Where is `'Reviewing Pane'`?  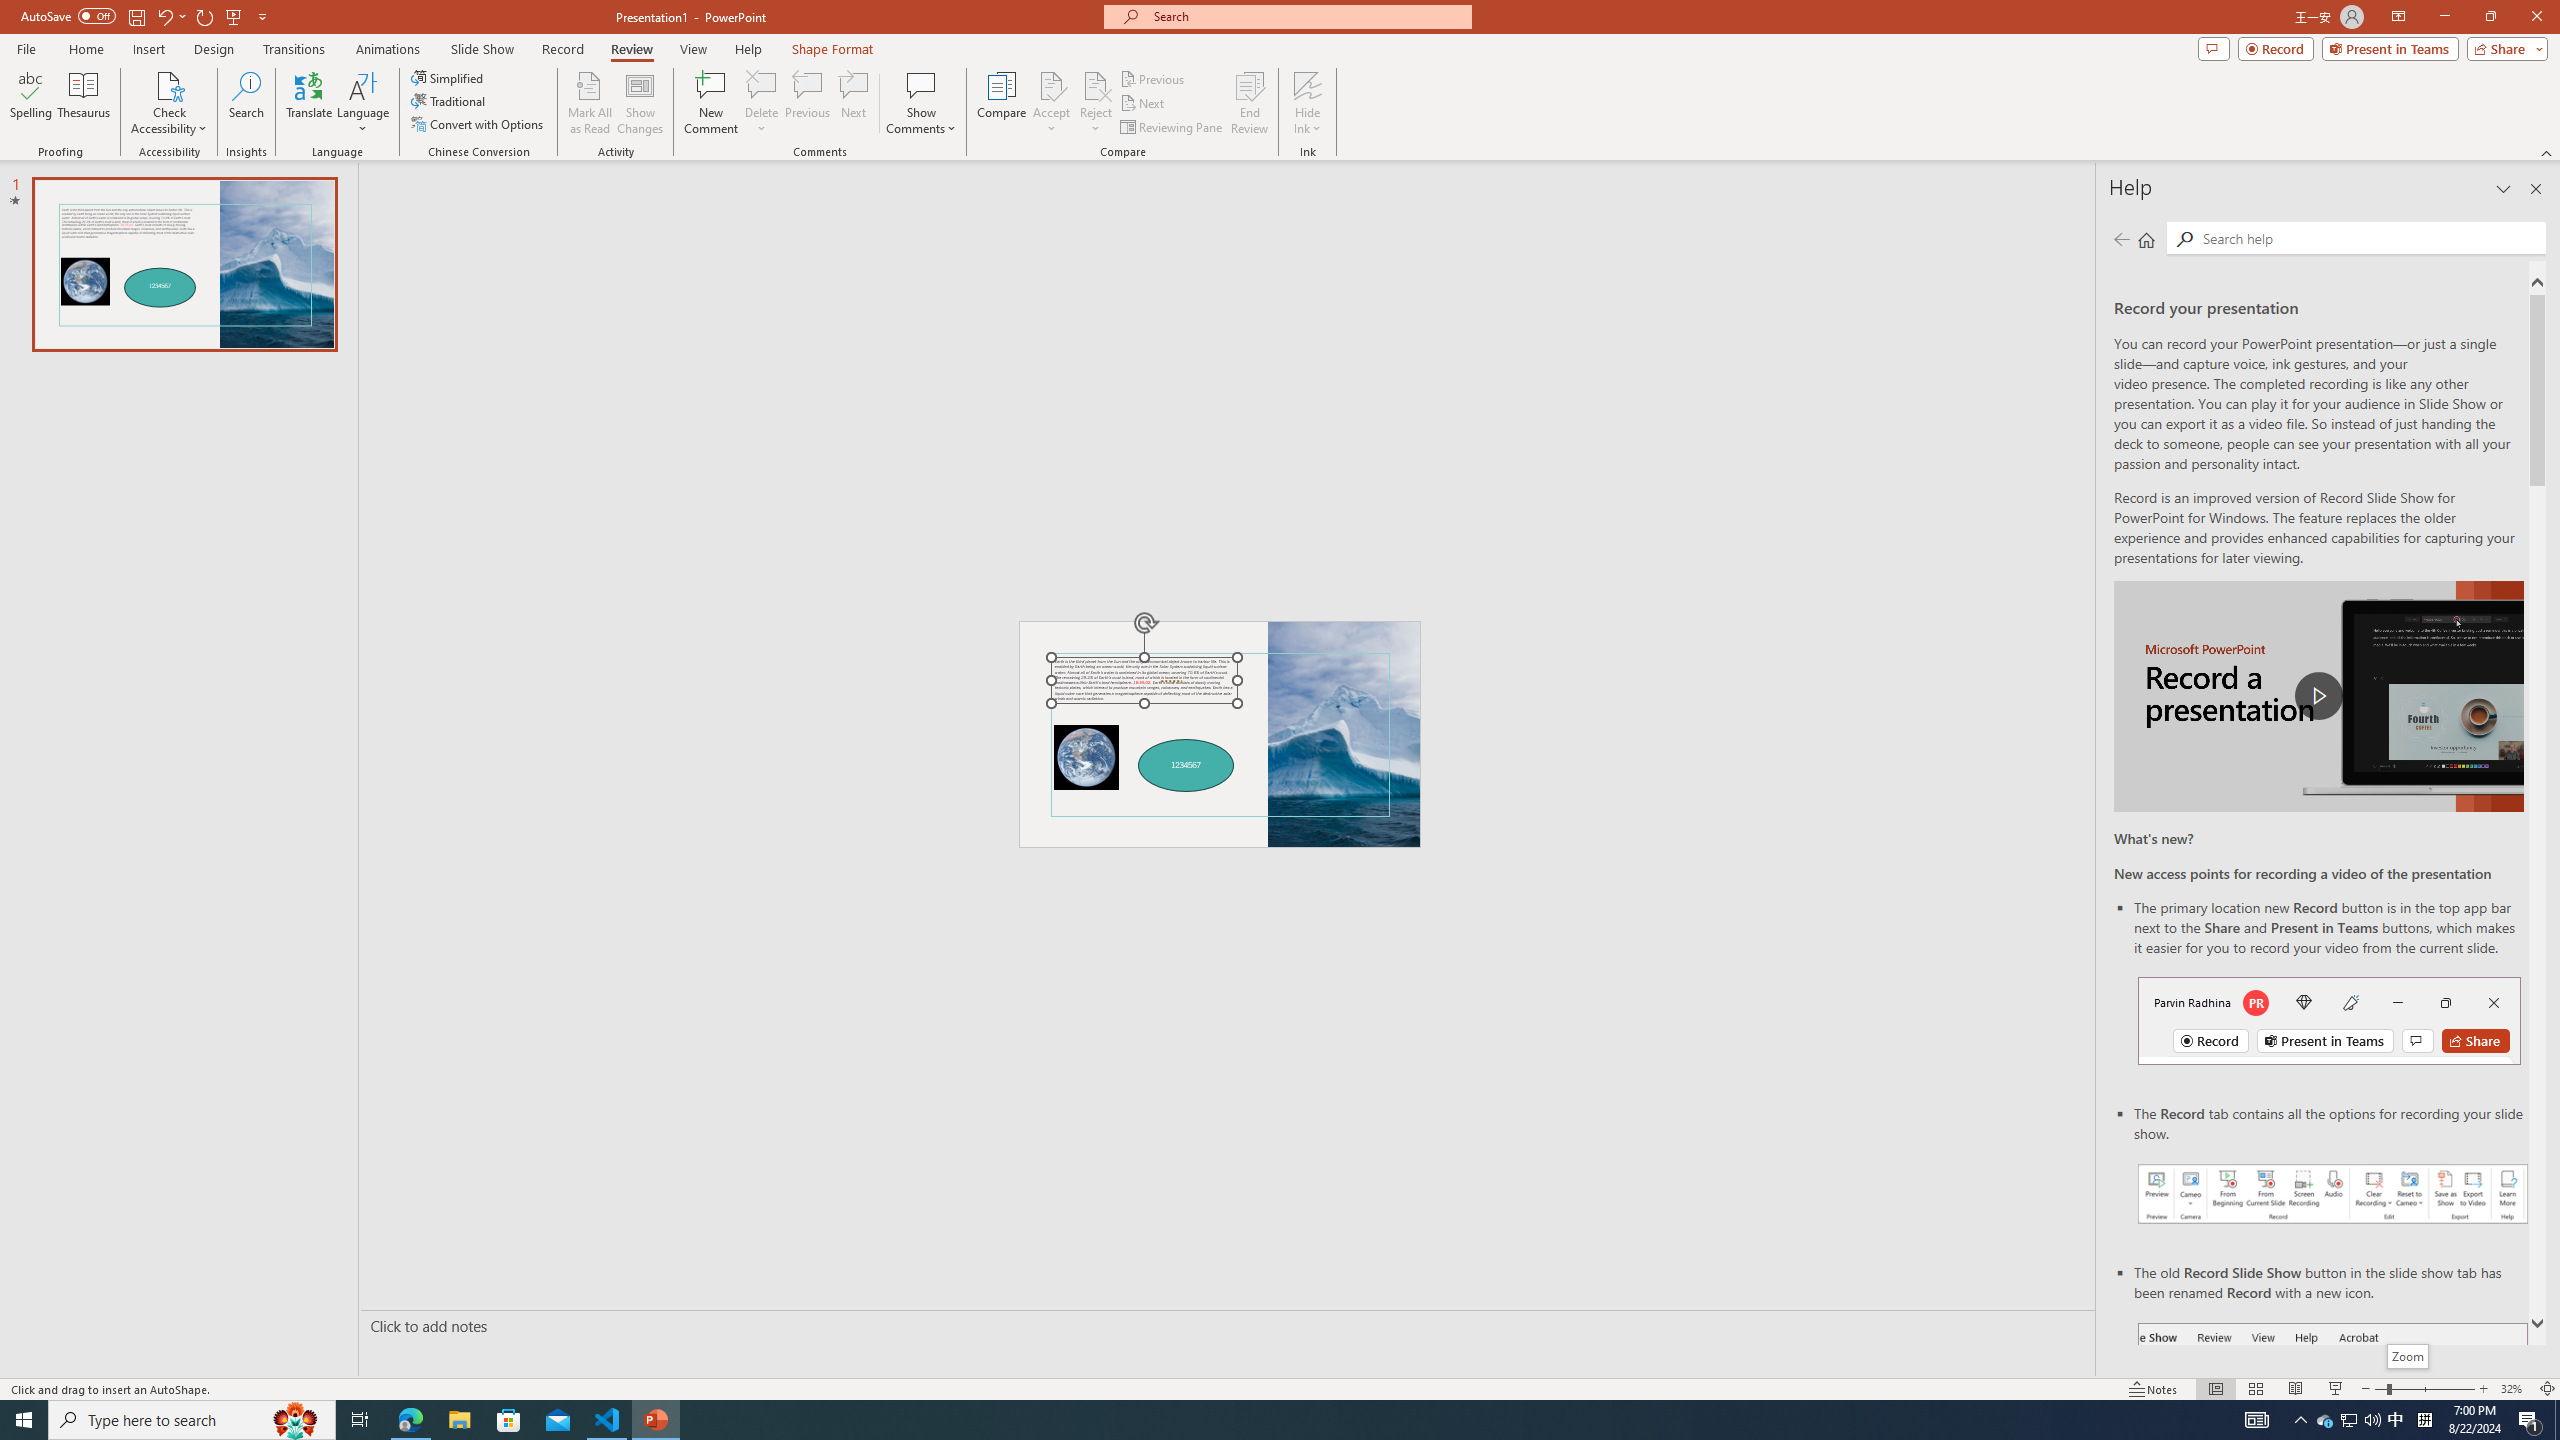
'Reviewing Pane' is located at coordinates (1171, 127).